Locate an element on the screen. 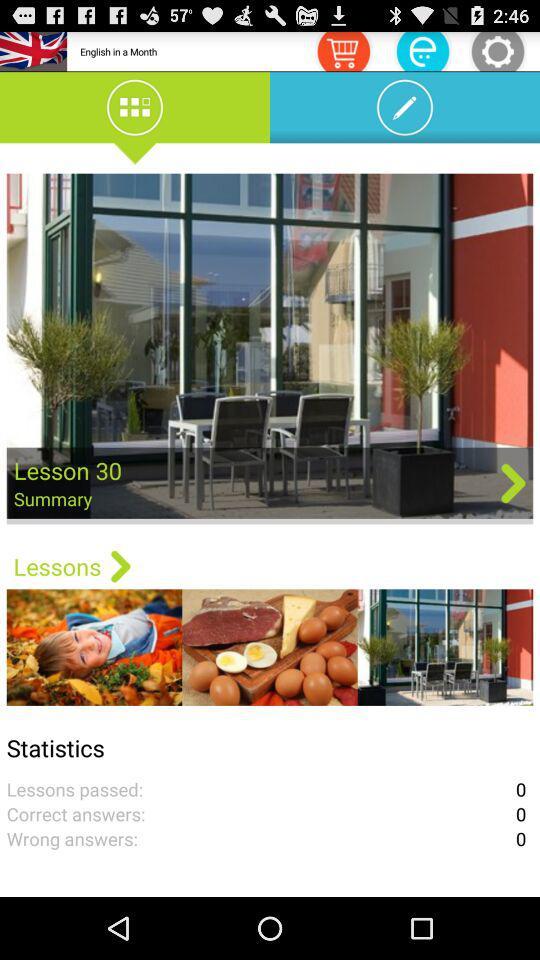 This screenshot has height=960, width=540. navigate to lesson 30 summary is located at coordinates (270, 348).